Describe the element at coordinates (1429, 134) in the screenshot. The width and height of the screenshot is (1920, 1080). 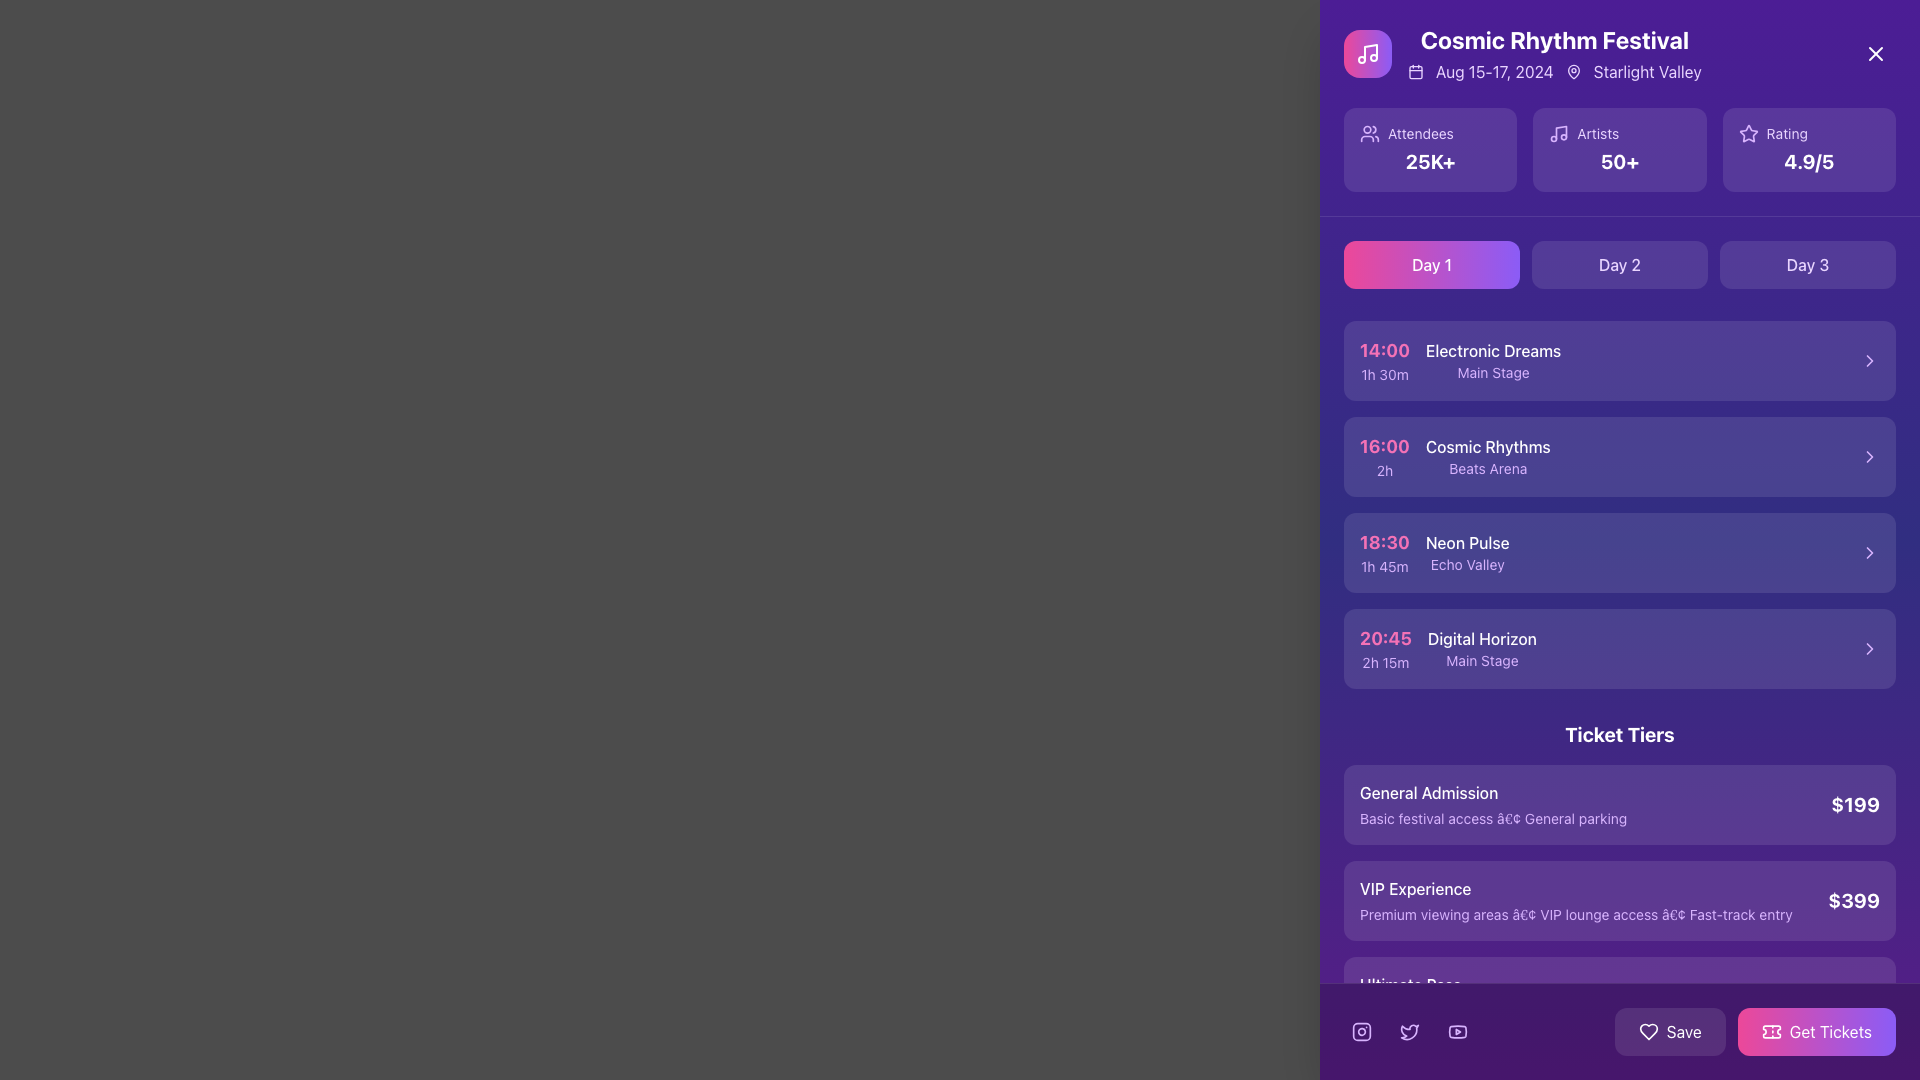
I see `the text label 'Attendees' styled in a small purple font, which is positioned to the right of a group of people icon and above the text '25K+'` at that location.